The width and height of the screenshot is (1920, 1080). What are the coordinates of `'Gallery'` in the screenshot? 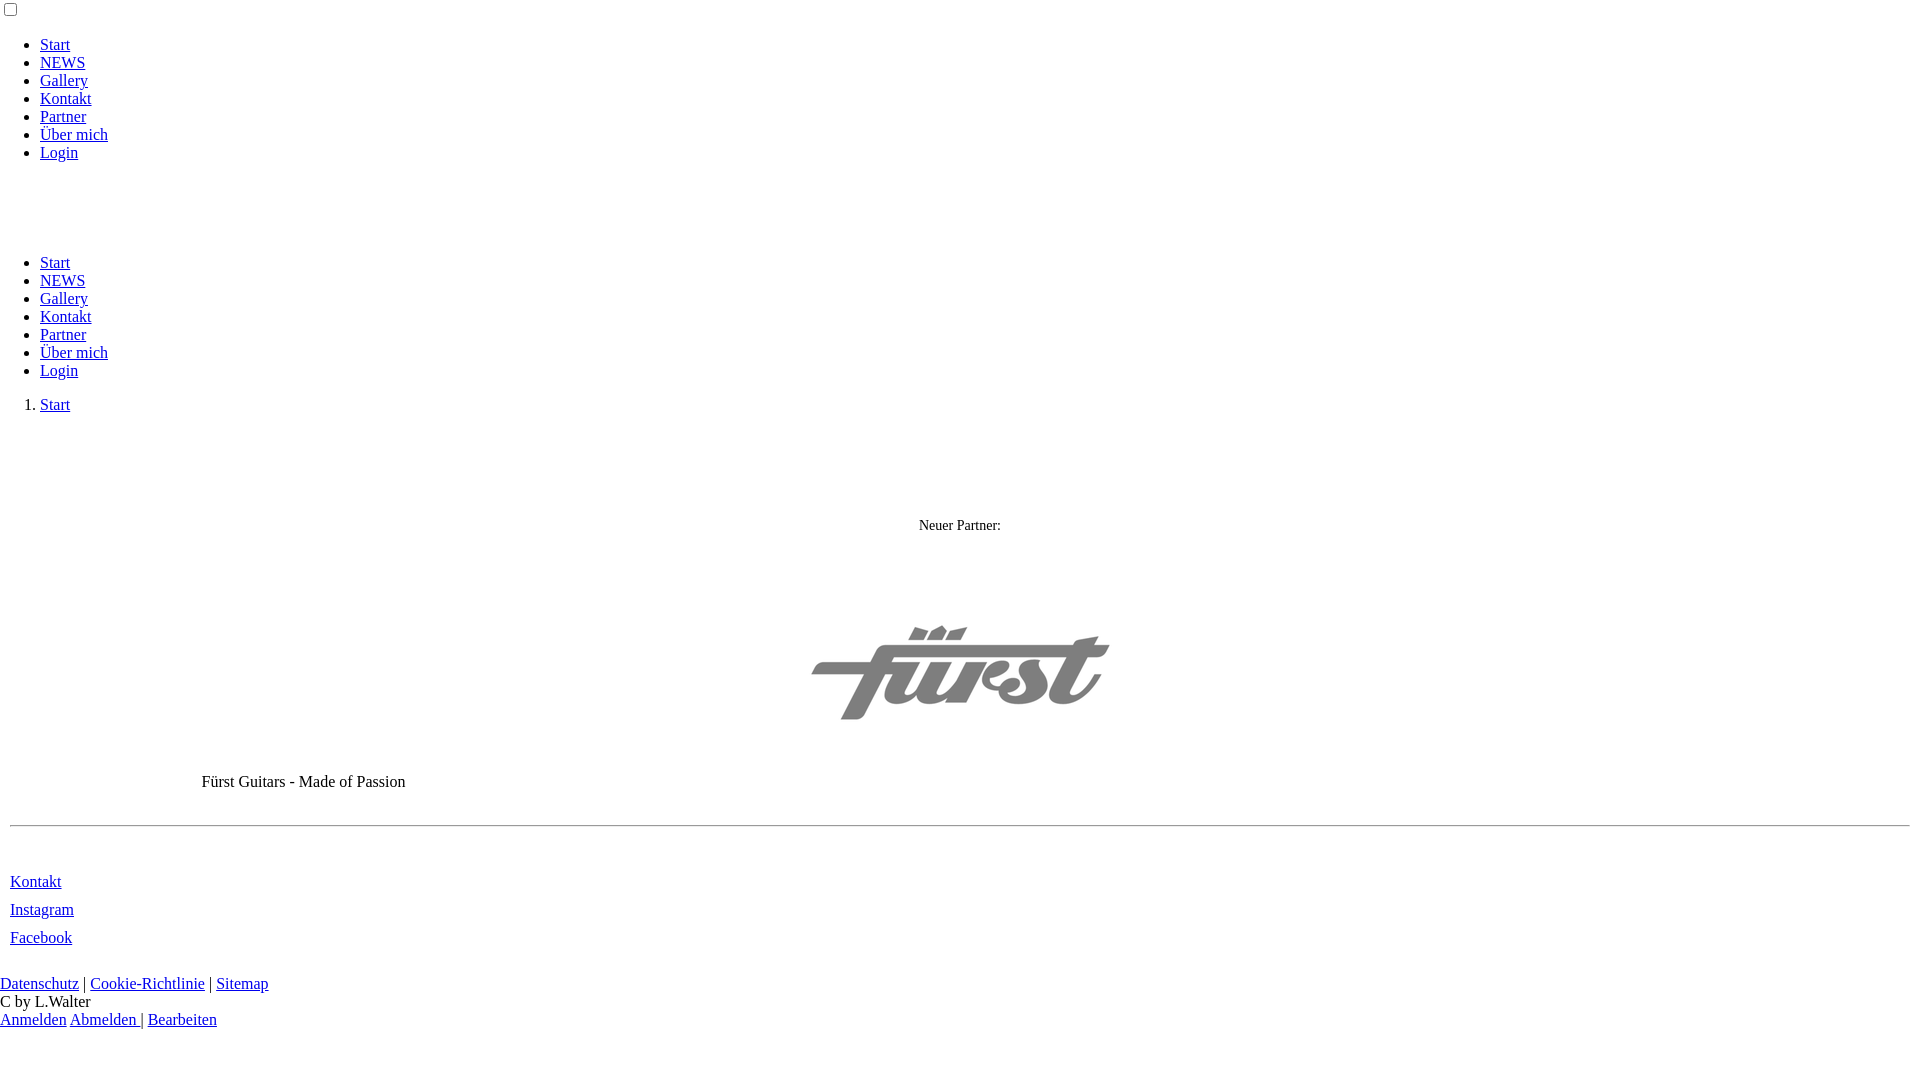 It's located at (39, 79).